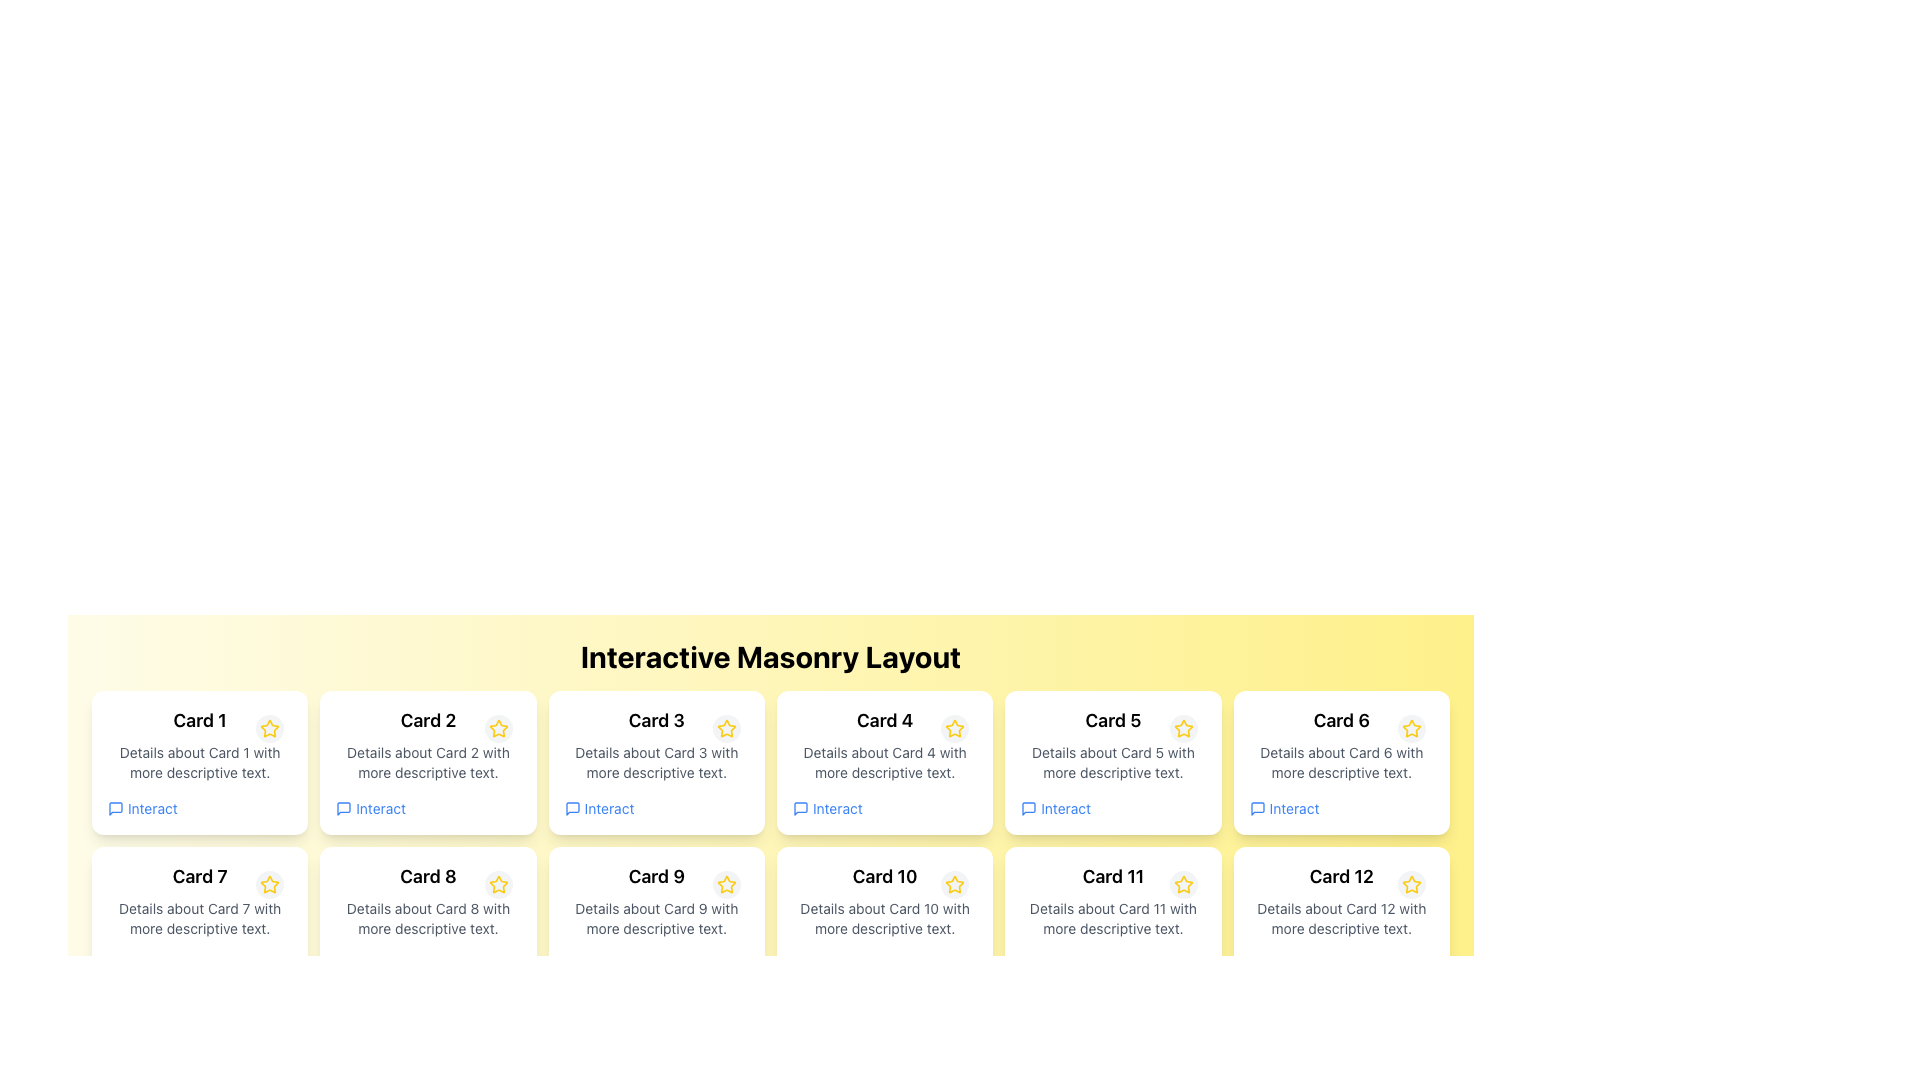 The image size is (1920, 1080). Describe the element at coordinates (498, 885) in the screenshot. I see `the interactive icon located at the top-right corner of 'Card 8' in the second row of the masonry layout` at that location.